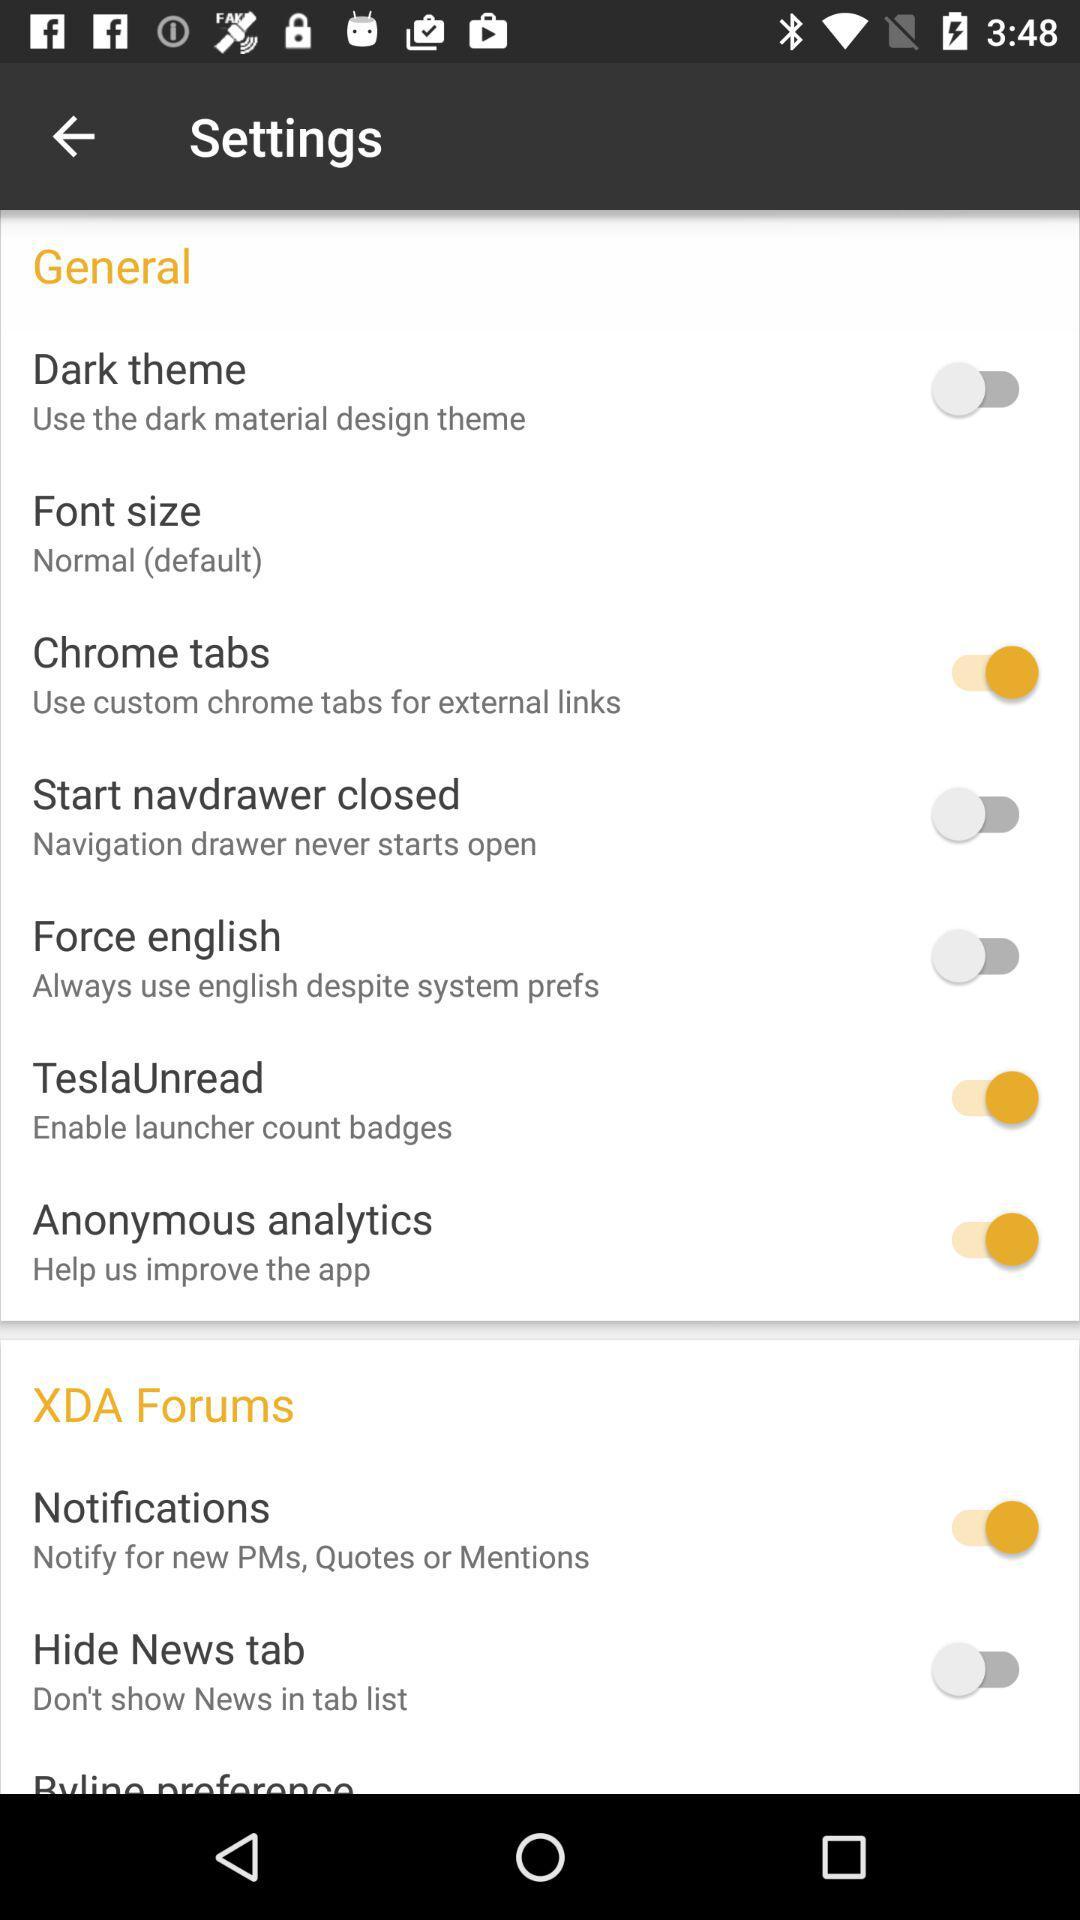 The width and height of the screenshot is (1080, 1920). I want to click on option, so click(984, 1096).